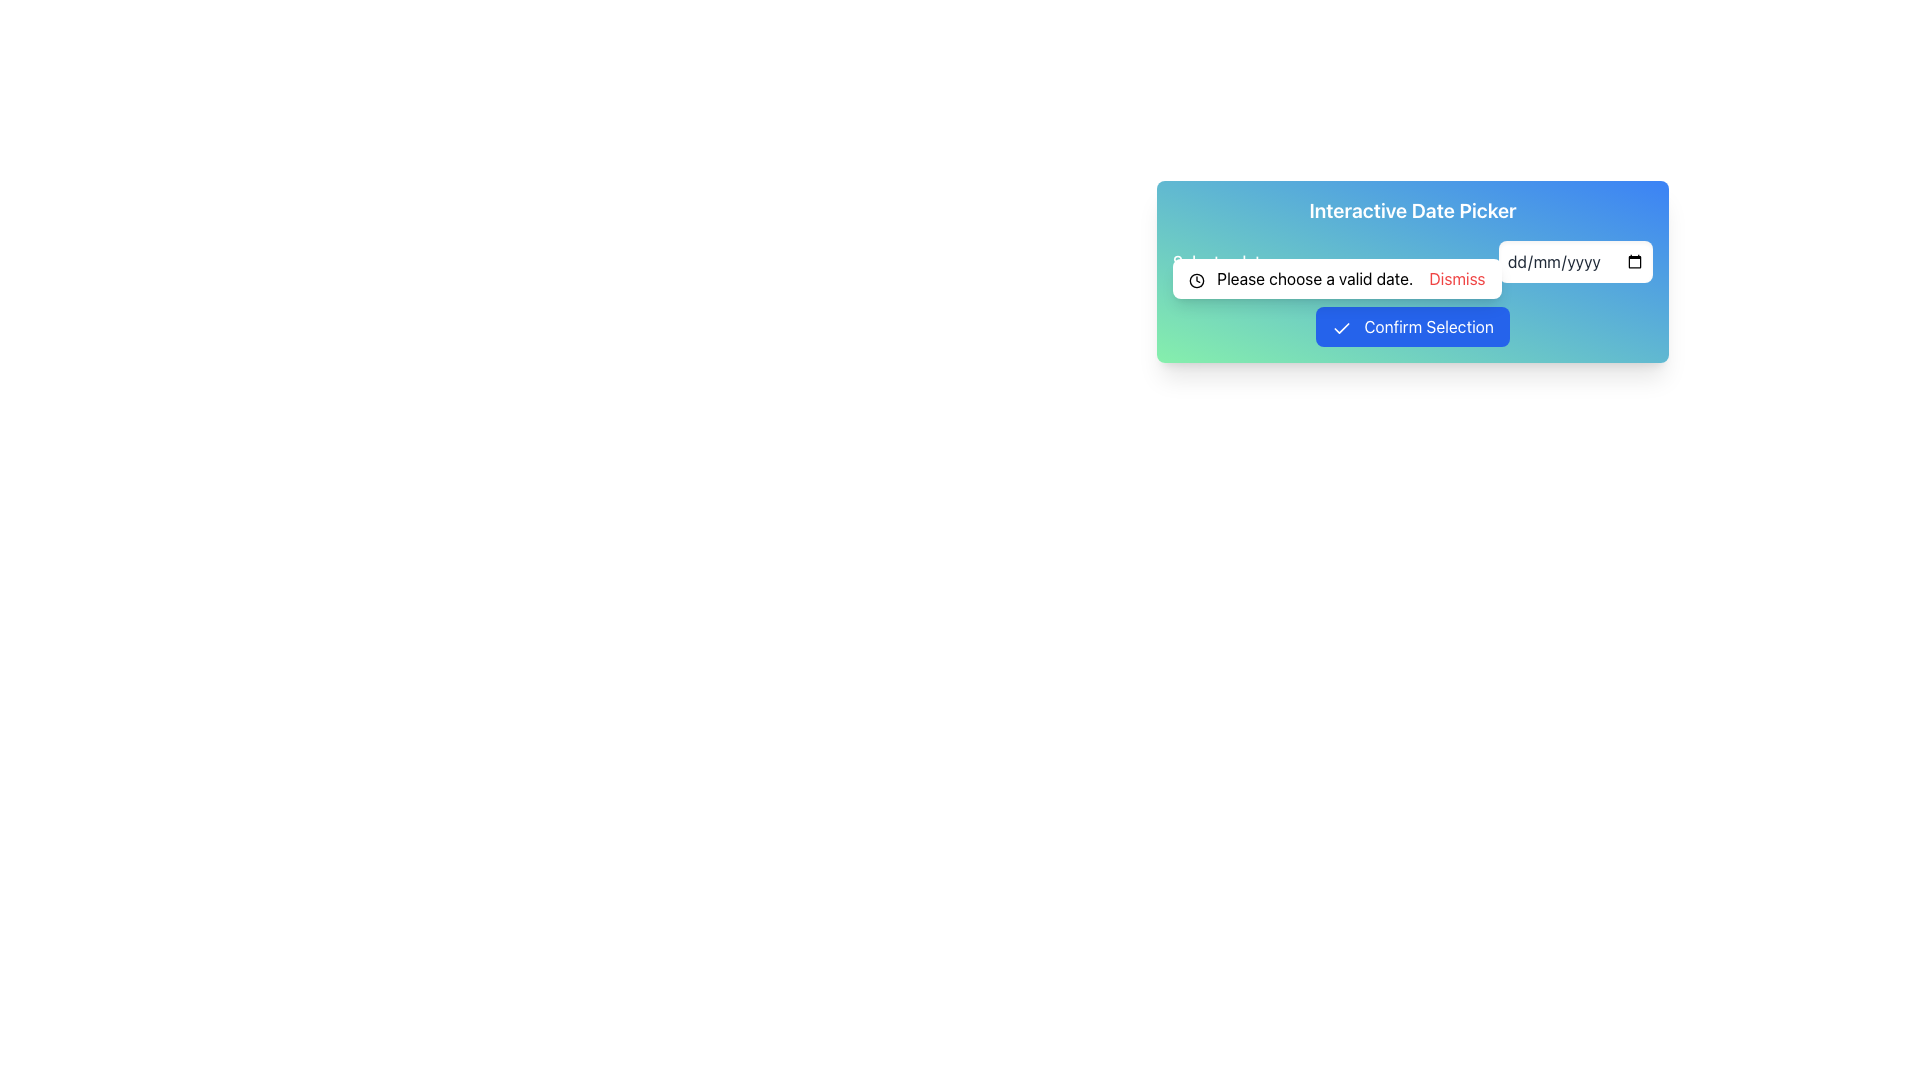 This screenshot has height=1080, width=1920. What do you see at coordinates (1411, 211) in the screenshot?
I see `the text label displaying the title 'Interactive Date Picker', which is in bold white font on a gradient background transitioning from green to blue` at bounding box center [1411, 211].